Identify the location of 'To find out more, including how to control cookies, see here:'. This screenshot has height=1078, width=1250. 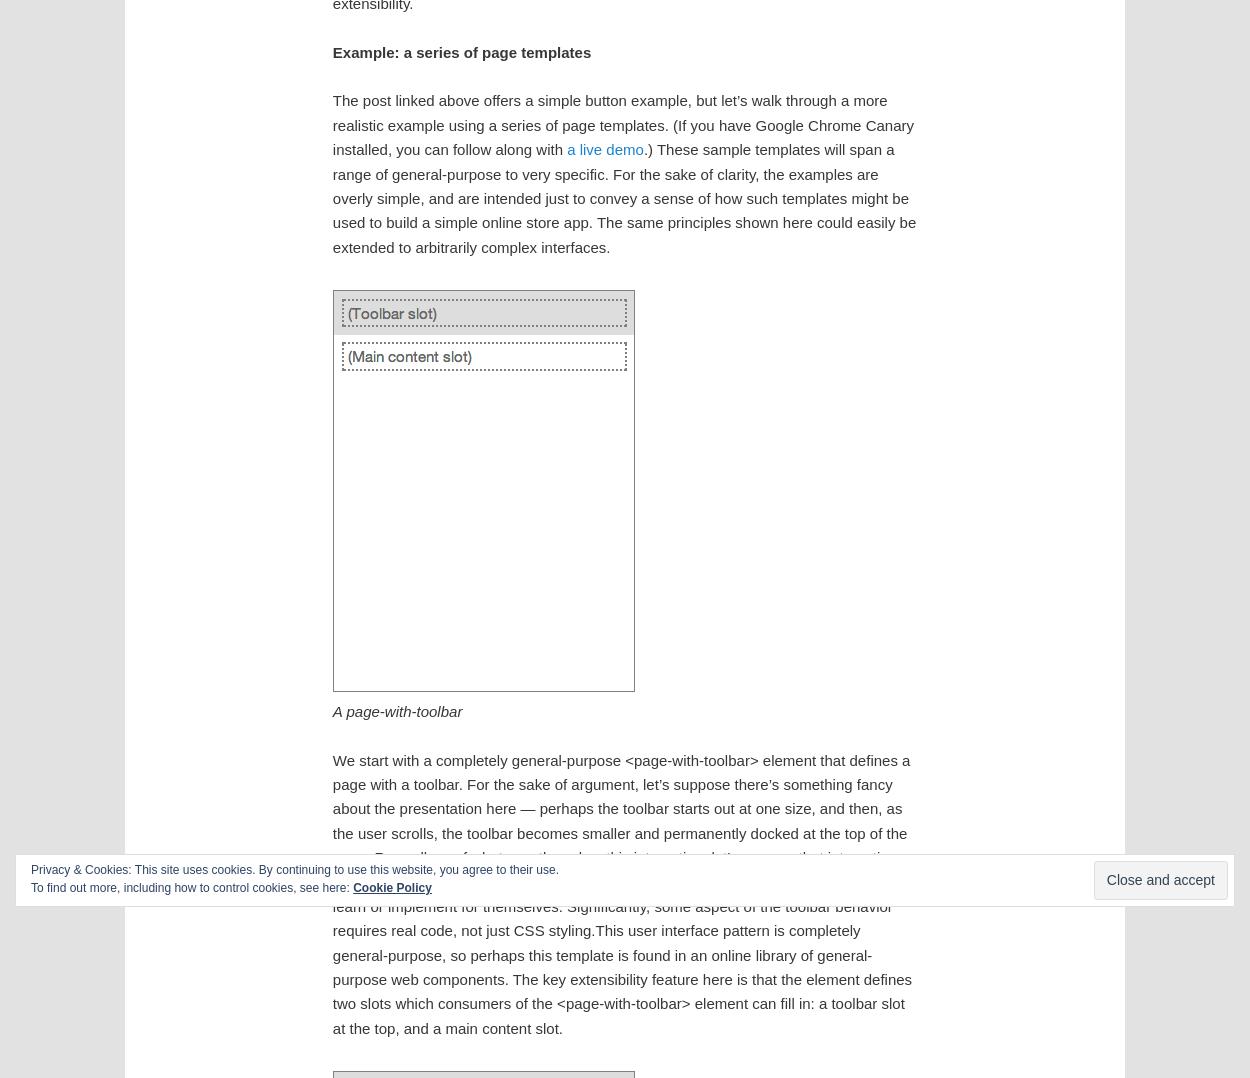
(31, 887).